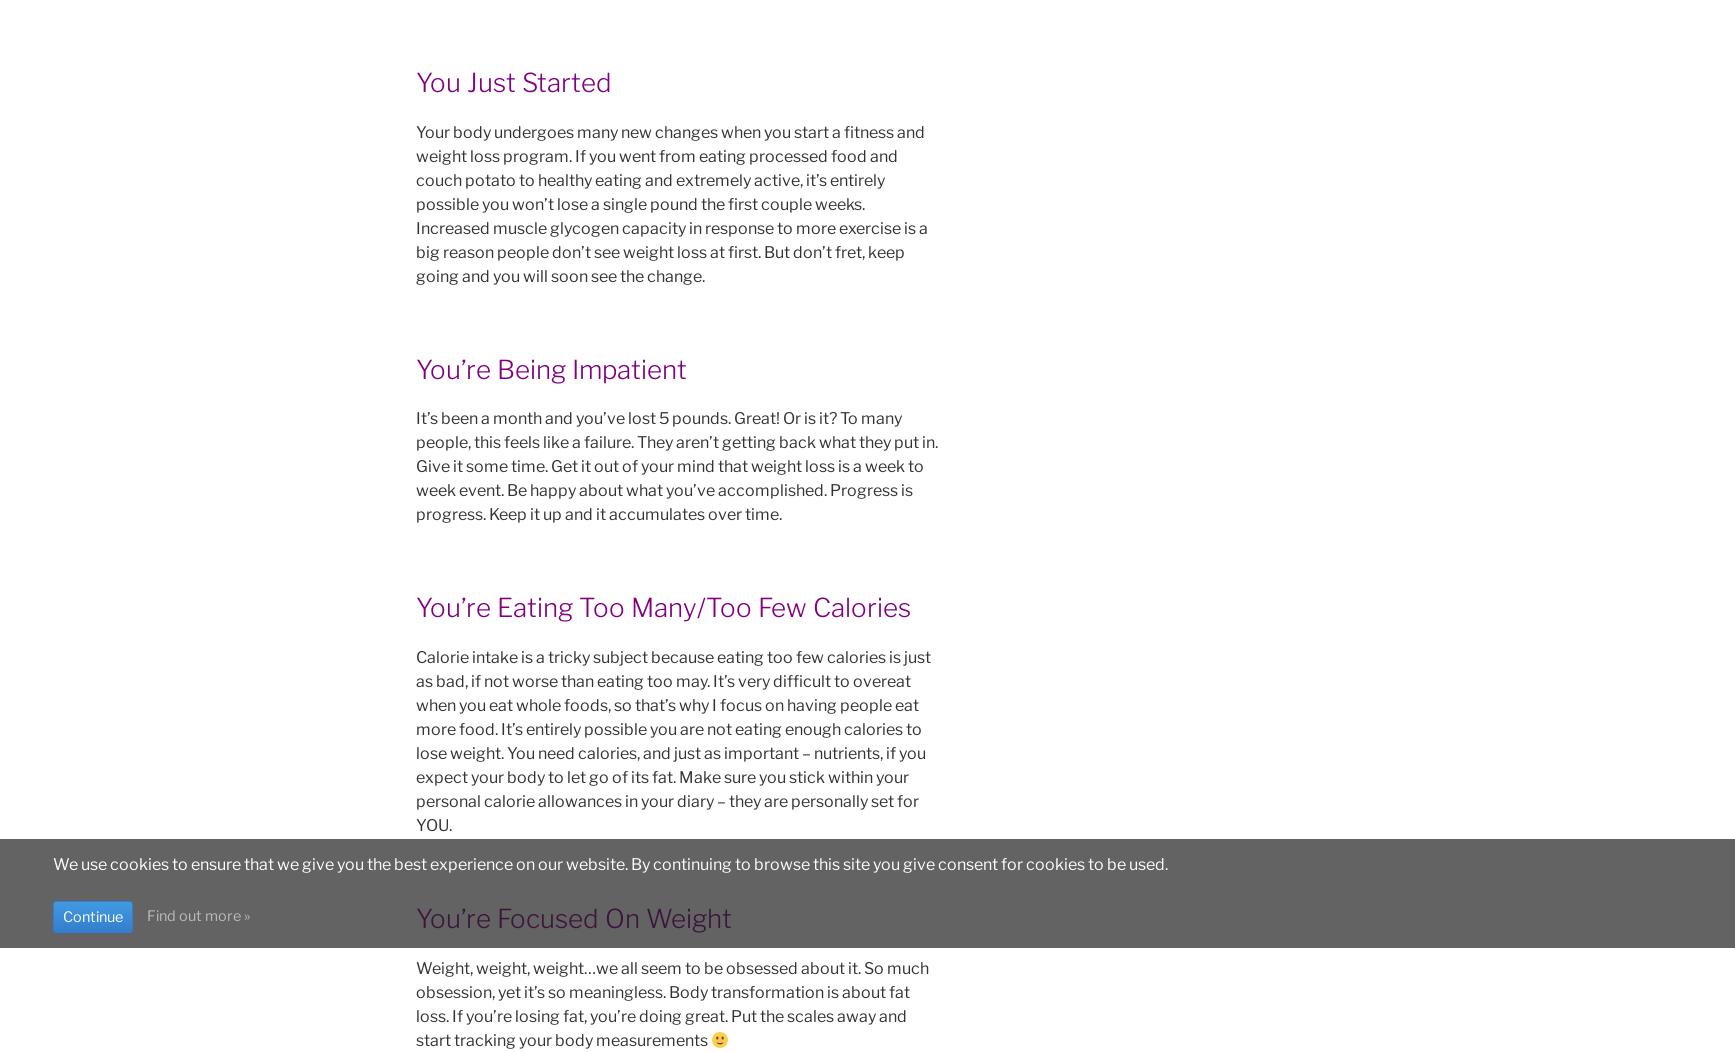  I want to click on 'Continue', so click(91, 915).